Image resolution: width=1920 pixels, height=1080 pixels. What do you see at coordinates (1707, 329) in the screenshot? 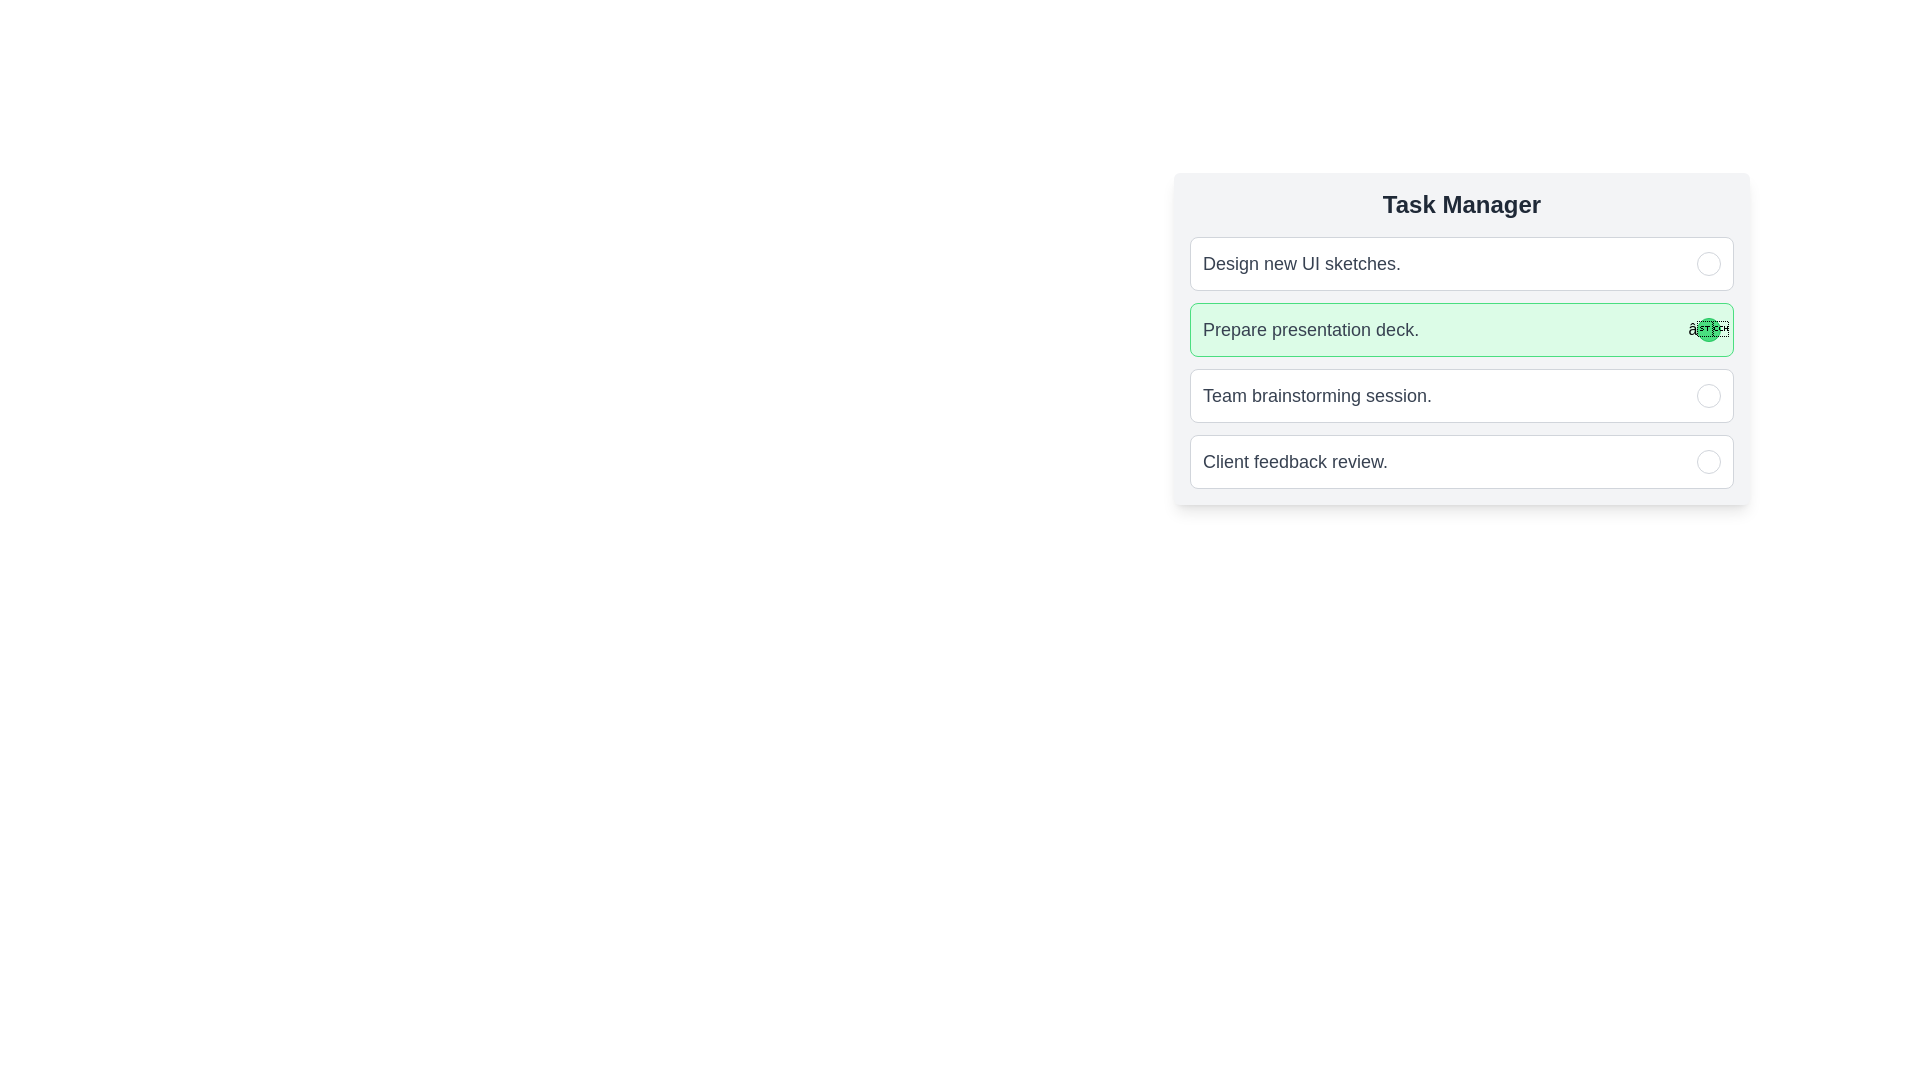
I see `the Status Indicator for the task 'Prepare presentation deck.' located at the rightmost side of the task row` at bounding box center [1707, 329].